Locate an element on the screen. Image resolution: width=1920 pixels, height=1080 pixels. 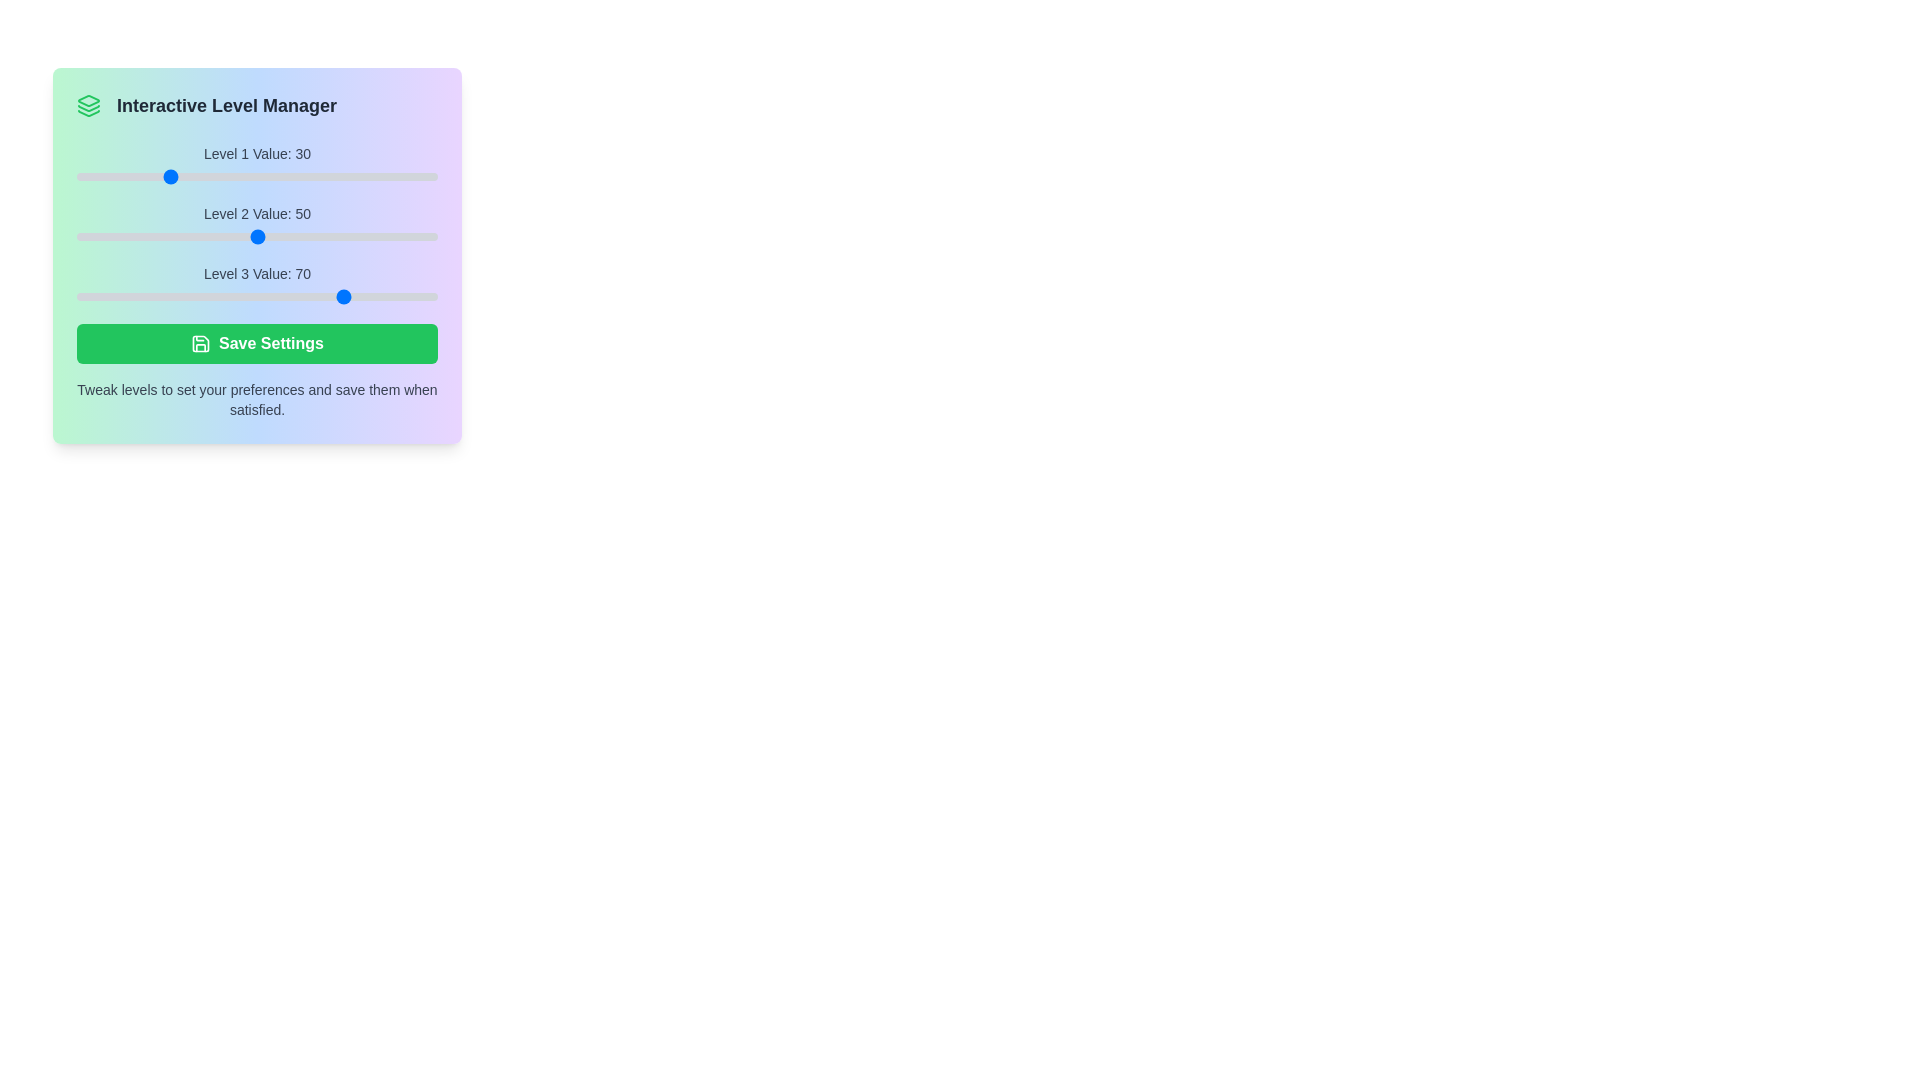
the floppy disk icon located within the green 'Save Settings' button at the bottom center of the panel is located at coordinates (201, 342).